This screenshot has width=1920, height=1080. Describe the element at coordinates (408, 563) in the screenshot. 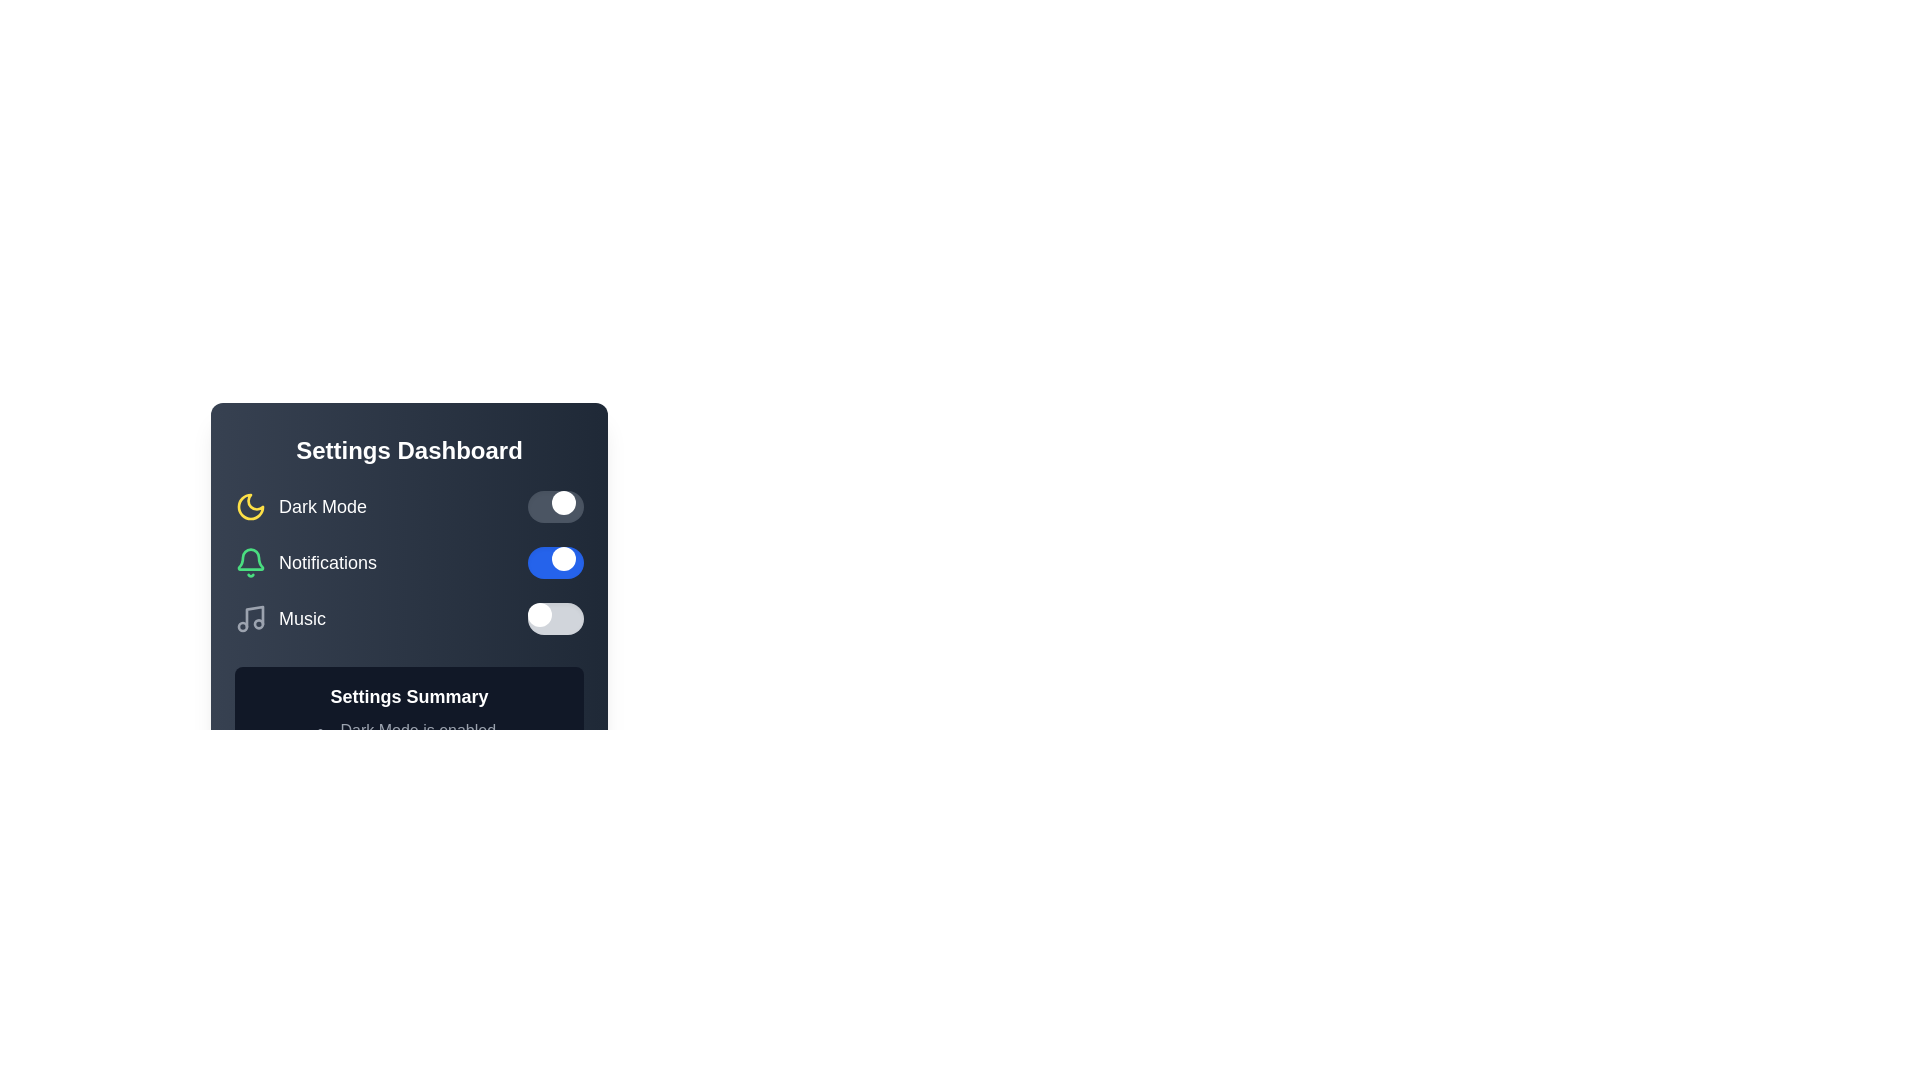

I see `the toggle switch for the Notifications setting in the A settings row component` at that location.